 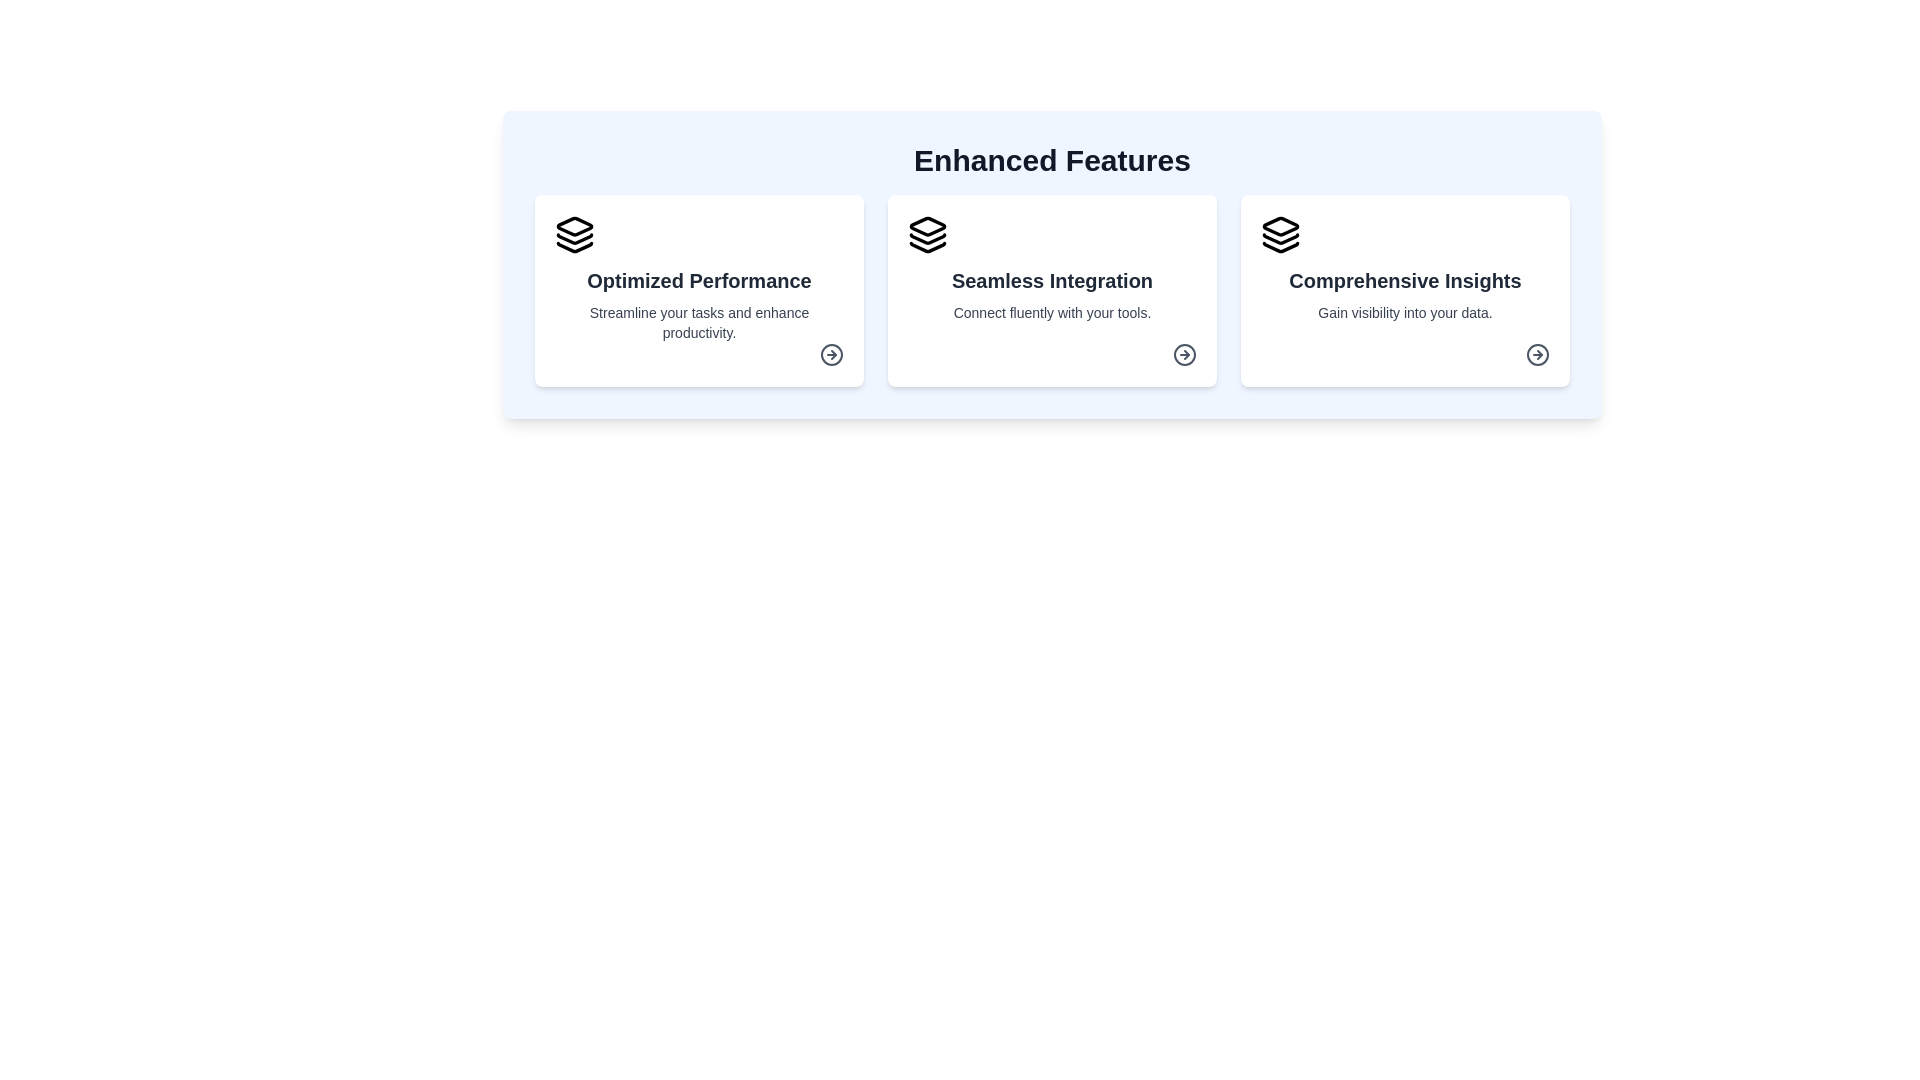 I want to click on the static text label that provides additional information about the card's heading 'Comprehensive Insights', located within the rightmost card labeled 'Enhanced Features', so click(x=1404, y=322).